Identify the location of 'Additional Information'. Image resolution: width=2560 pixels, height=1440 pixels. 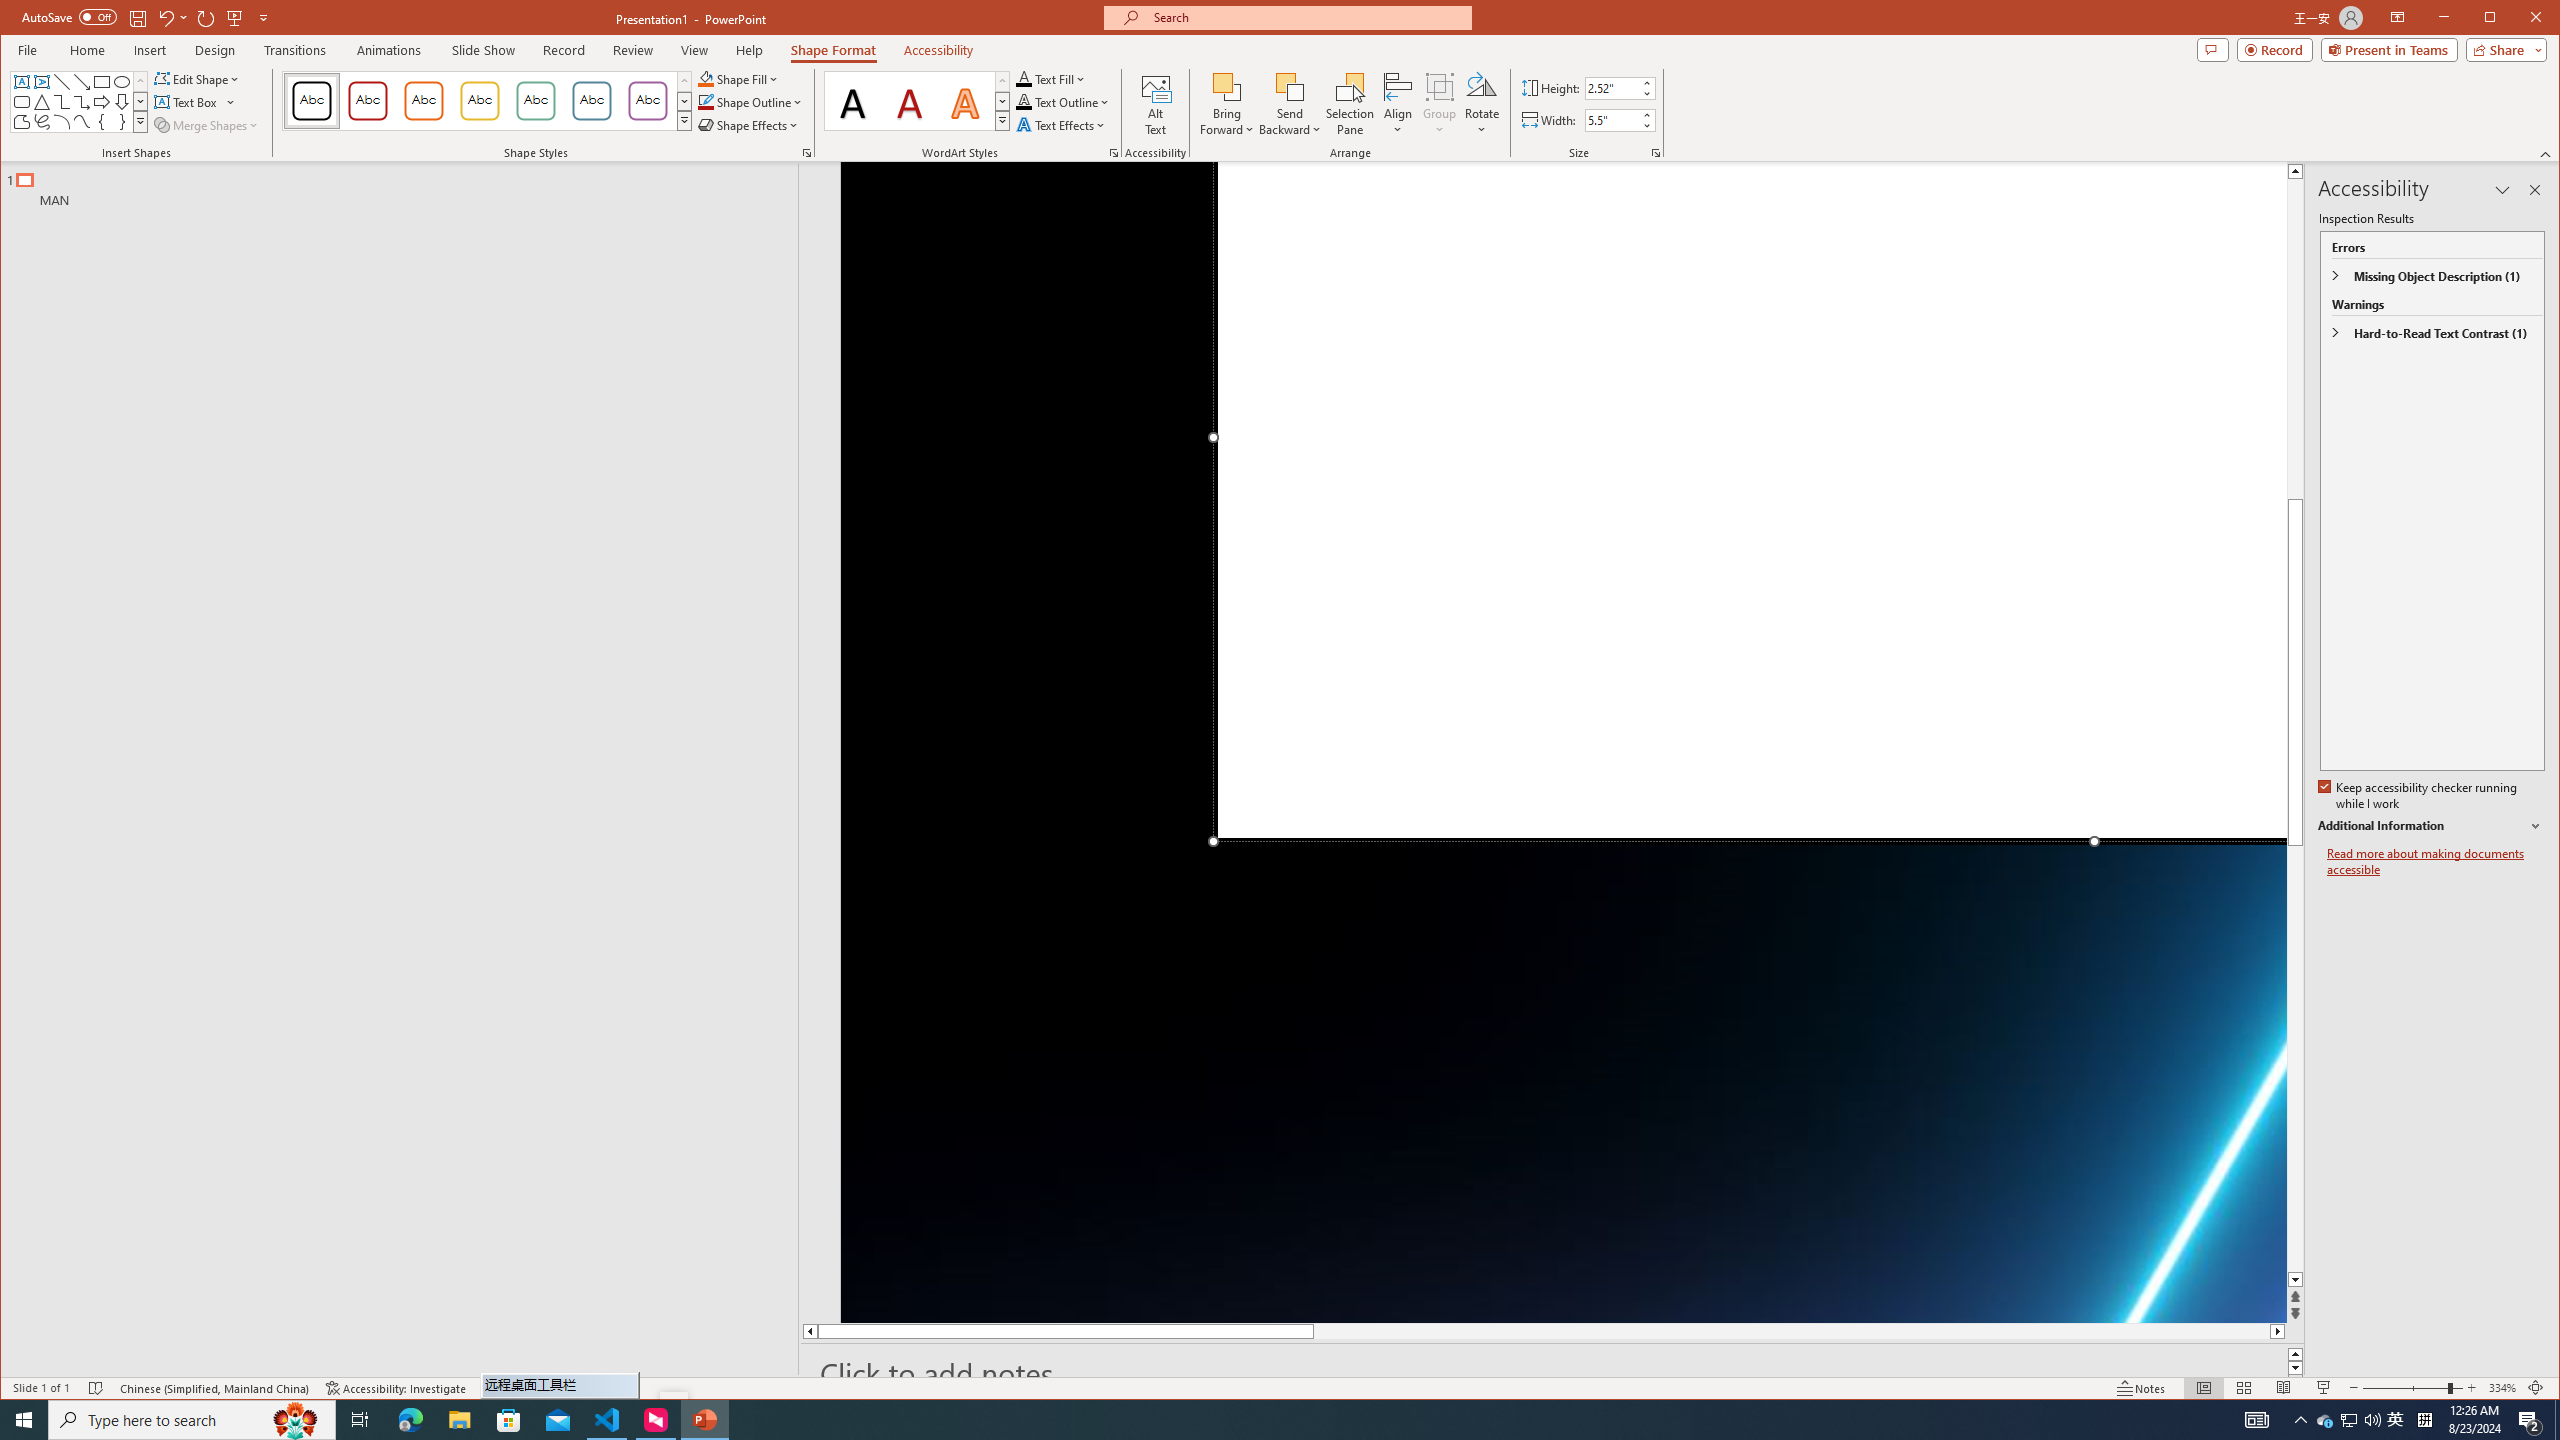
(2429, 826).